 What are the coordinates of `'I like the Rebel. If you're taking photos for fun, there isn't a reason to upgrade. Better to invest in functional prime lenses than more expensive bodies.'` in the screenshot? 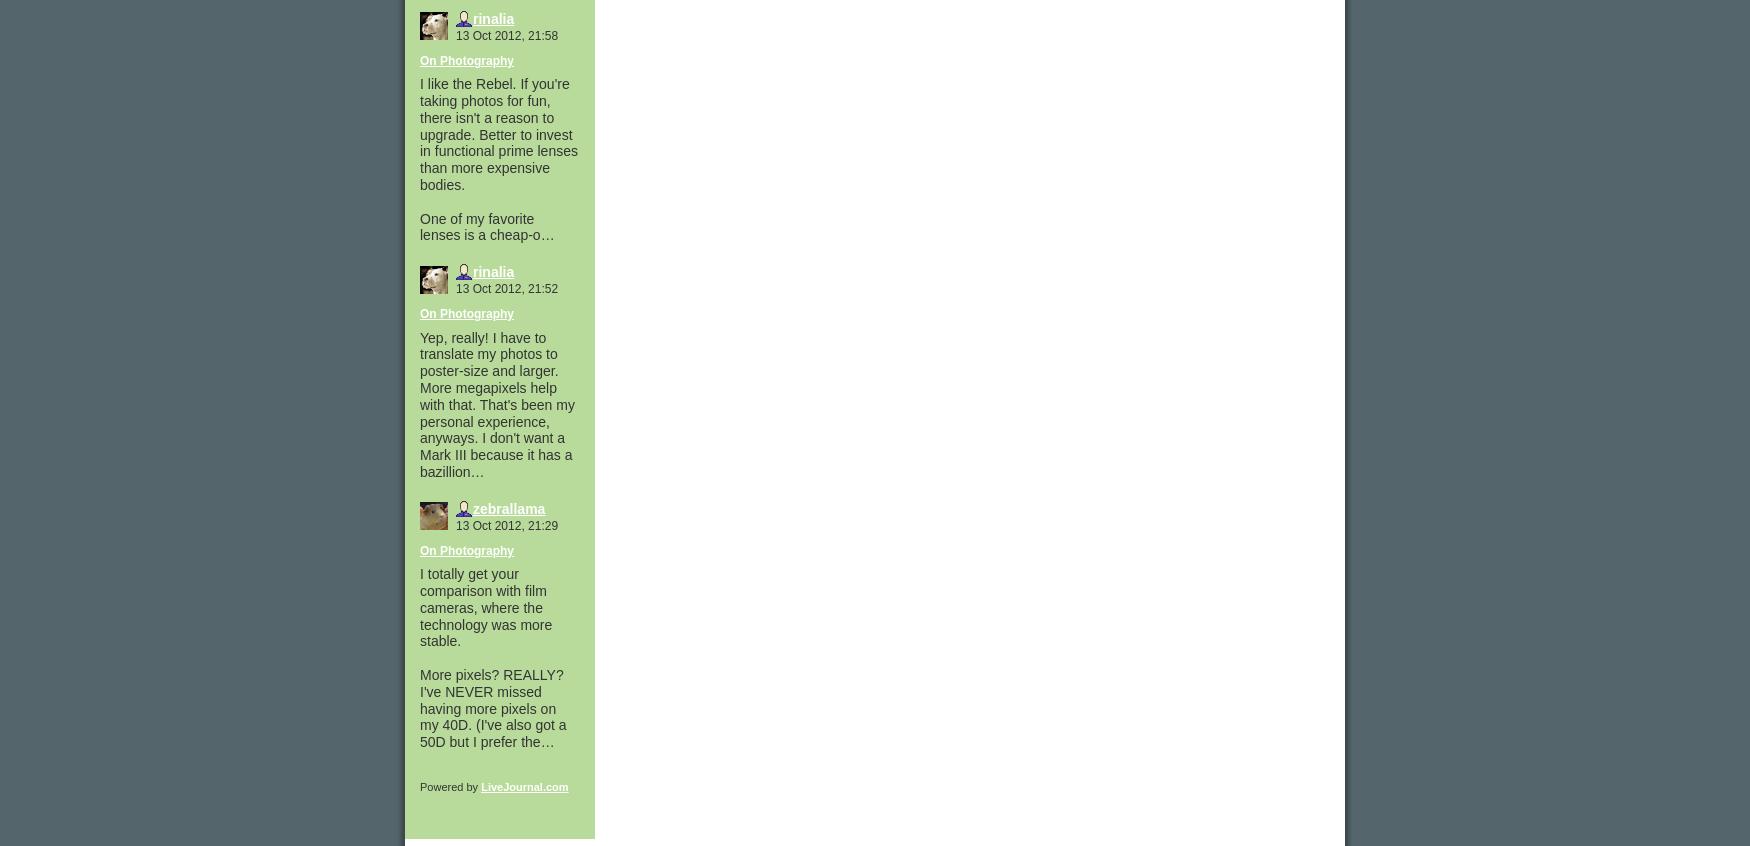 It's located at (498, 134).